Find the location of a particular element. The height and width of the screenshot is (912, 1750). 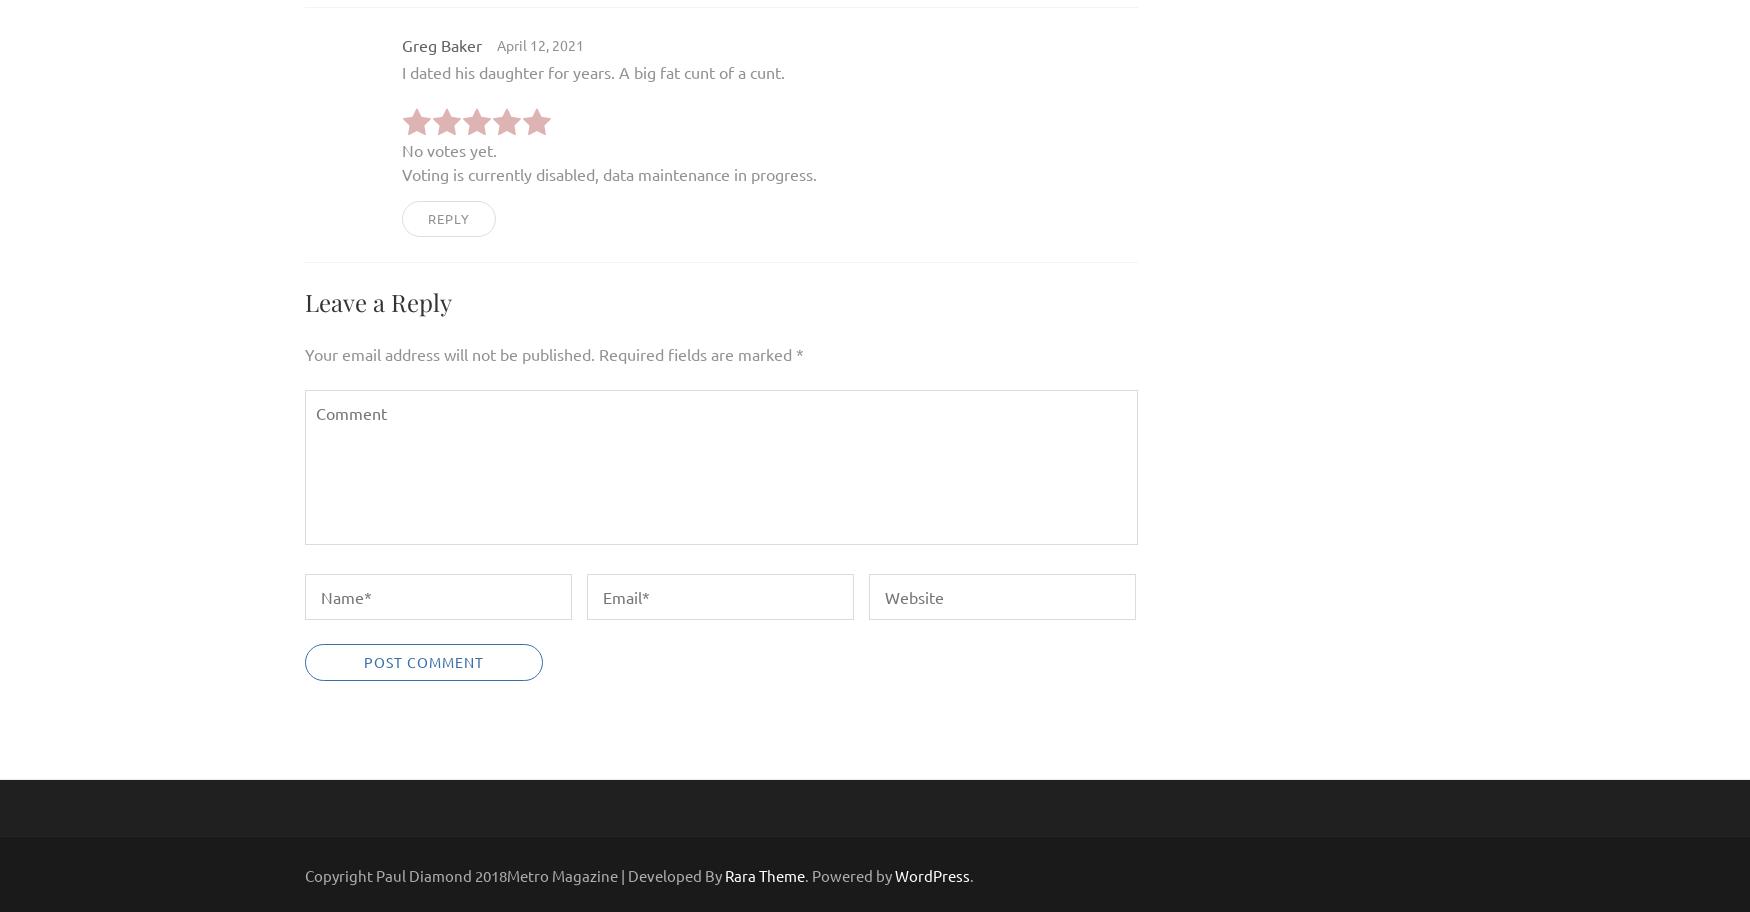

'Reply' is located at coordinates (449, 216).